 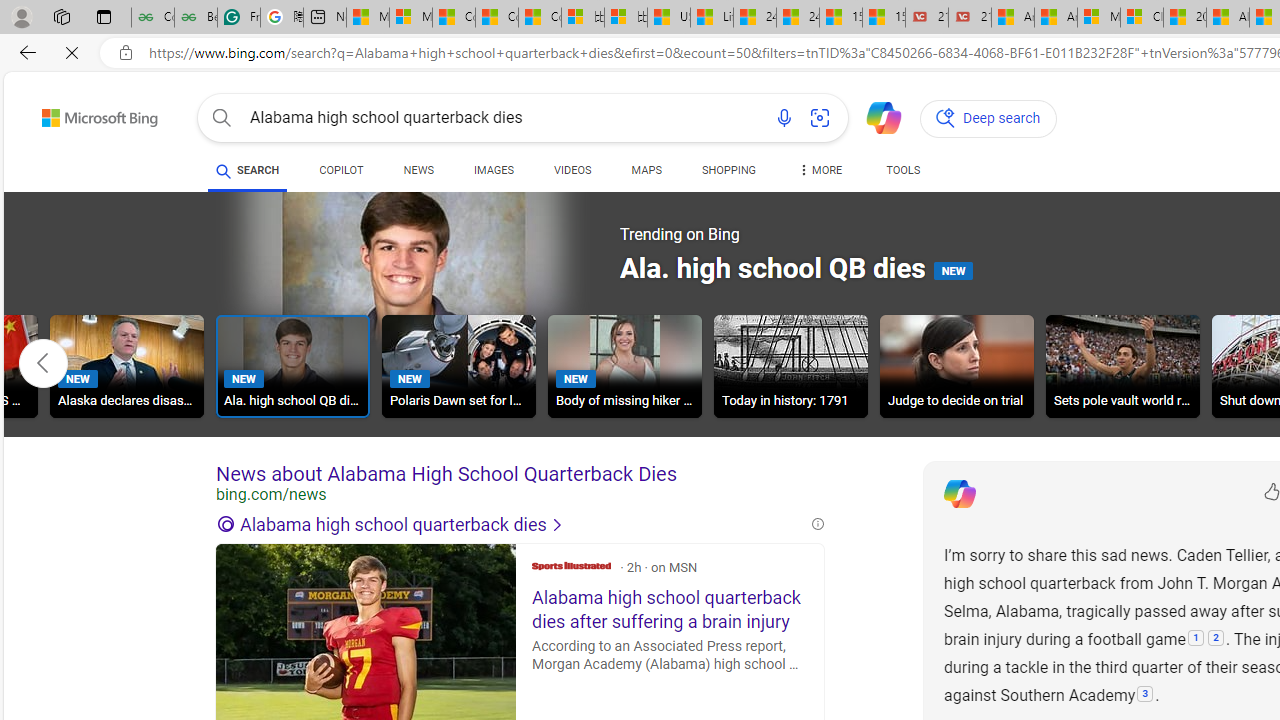 What do you see at coordinates (882, 17) in the screenshot?
I see `'15 Ways Modern Life Contradicts the Teachings of Jesus'` at bounding box center [882, 17].